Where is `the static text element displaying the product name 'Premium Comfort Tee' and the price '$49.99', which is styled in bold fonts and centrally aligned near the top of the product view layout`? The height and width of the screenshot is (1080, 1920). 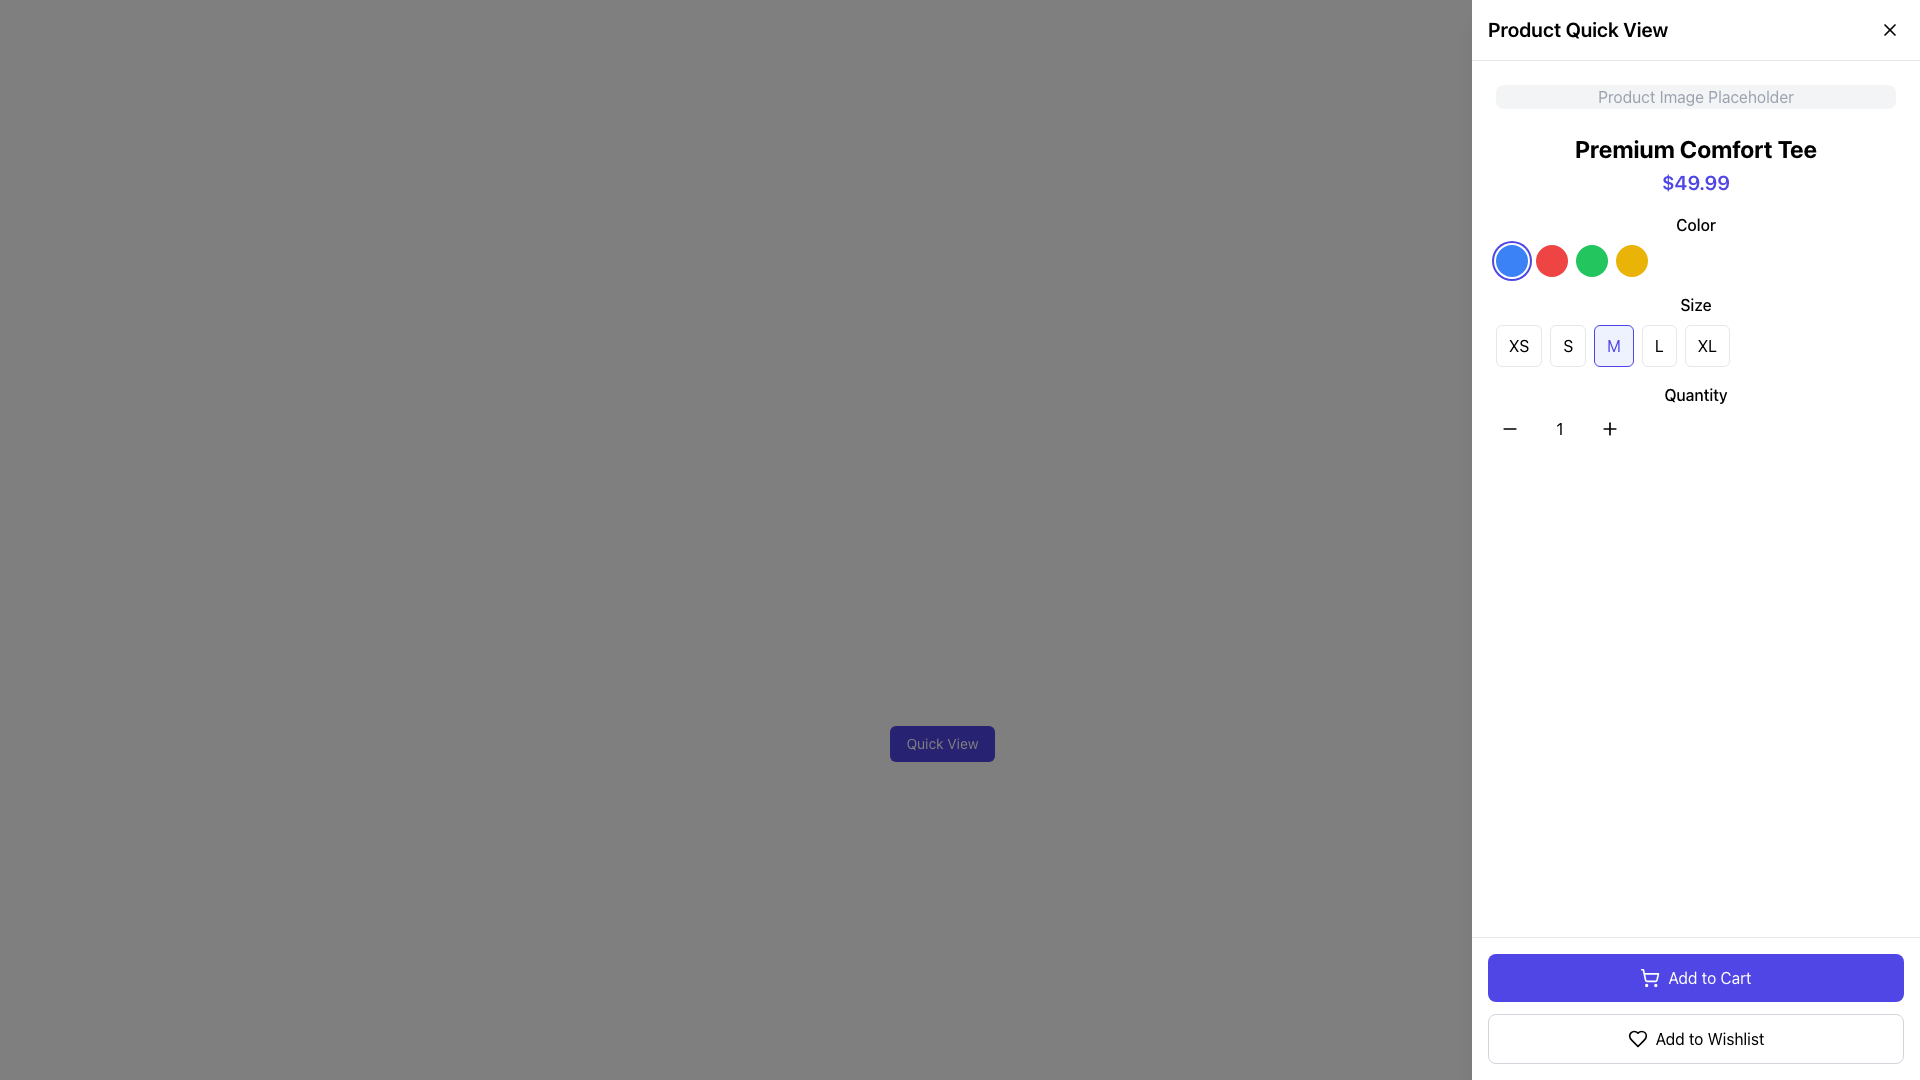 the static text element displaying the product name 'Premium Comfort Tee' and the price '$49.99', which is styled in bold fonts and centrally aligned near the top of the product view layout is located at coordinates (1694, 164).